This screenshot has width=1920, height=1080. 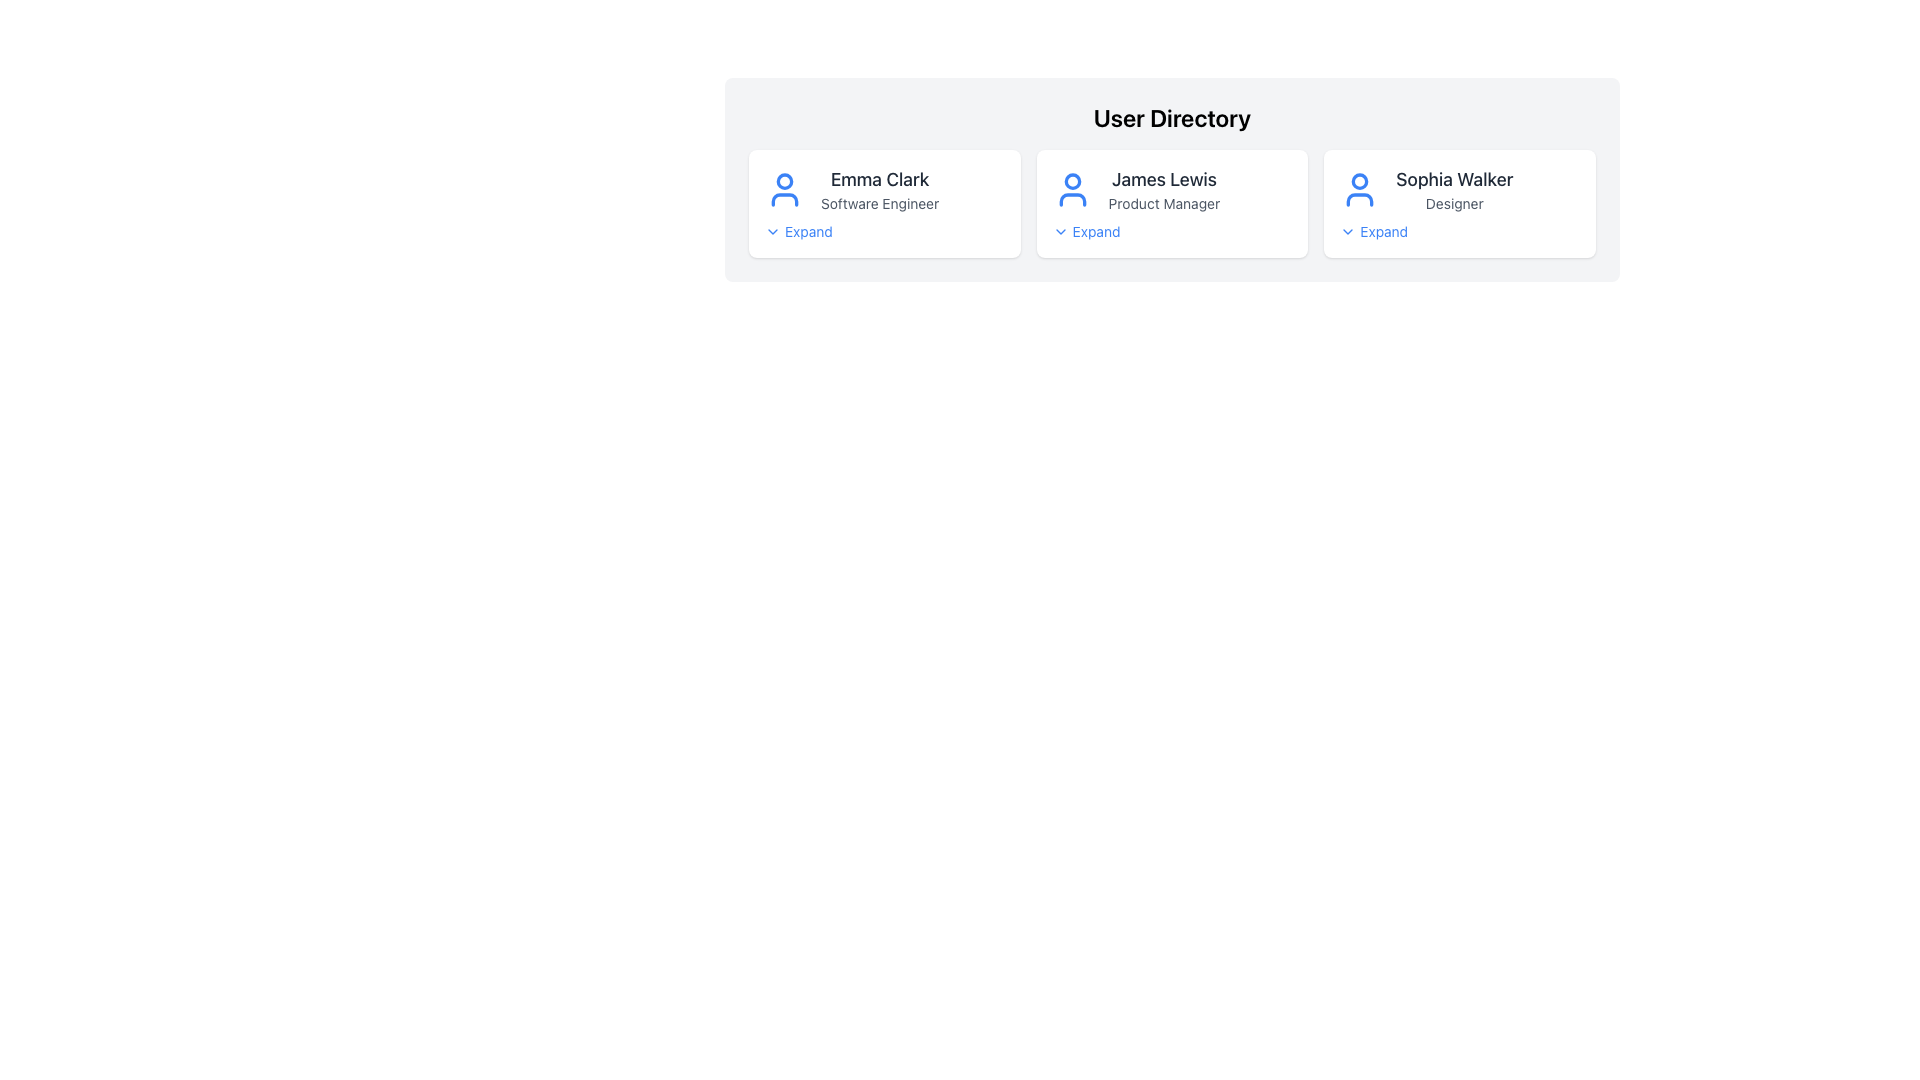 I want to click on the User Profile Card containing the circular blue icon for user 'Sophia Walker', which is the third card in the User Directory section, so click(x=1460, y=189).